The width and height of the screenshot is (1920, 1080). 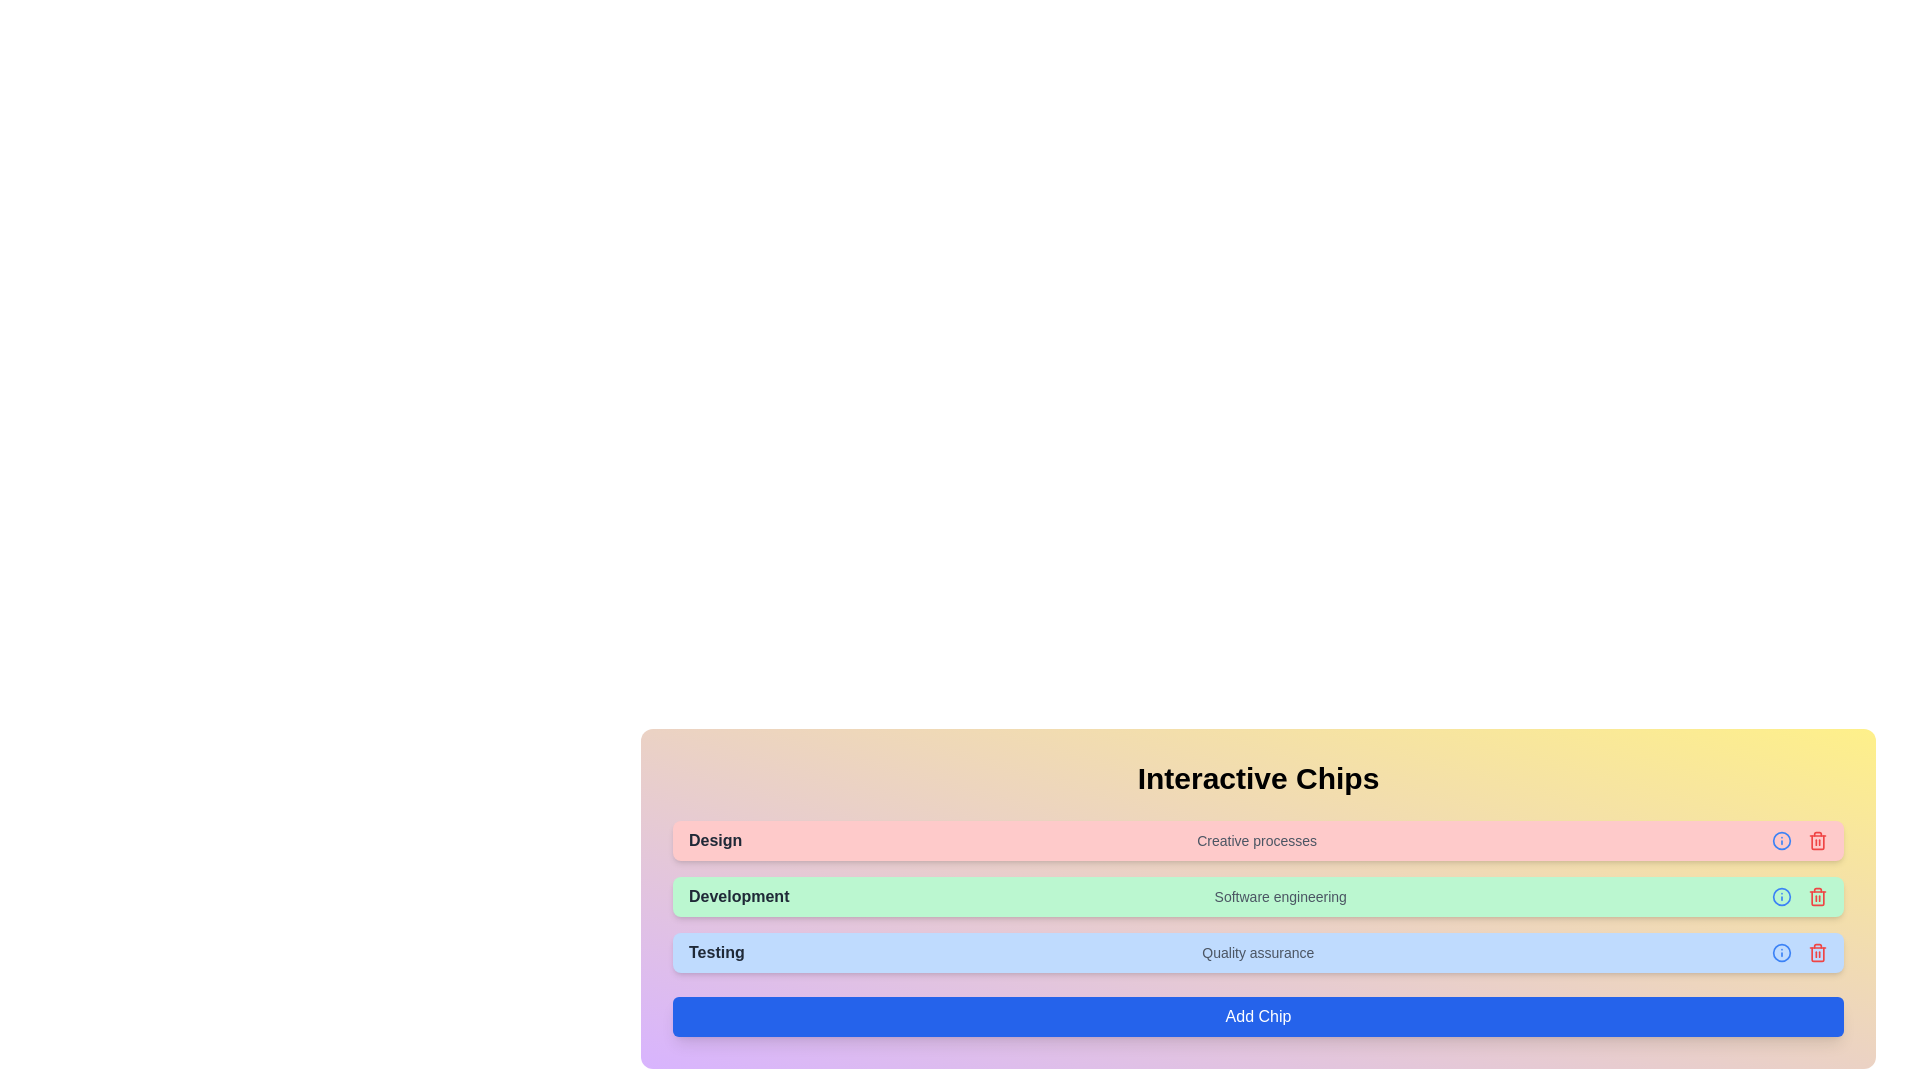 What do you see at coordinates (1781, 896) in the screenshot?
I see `'Info' icon for the chip labeled Development` at bounding box center [1781, 896].